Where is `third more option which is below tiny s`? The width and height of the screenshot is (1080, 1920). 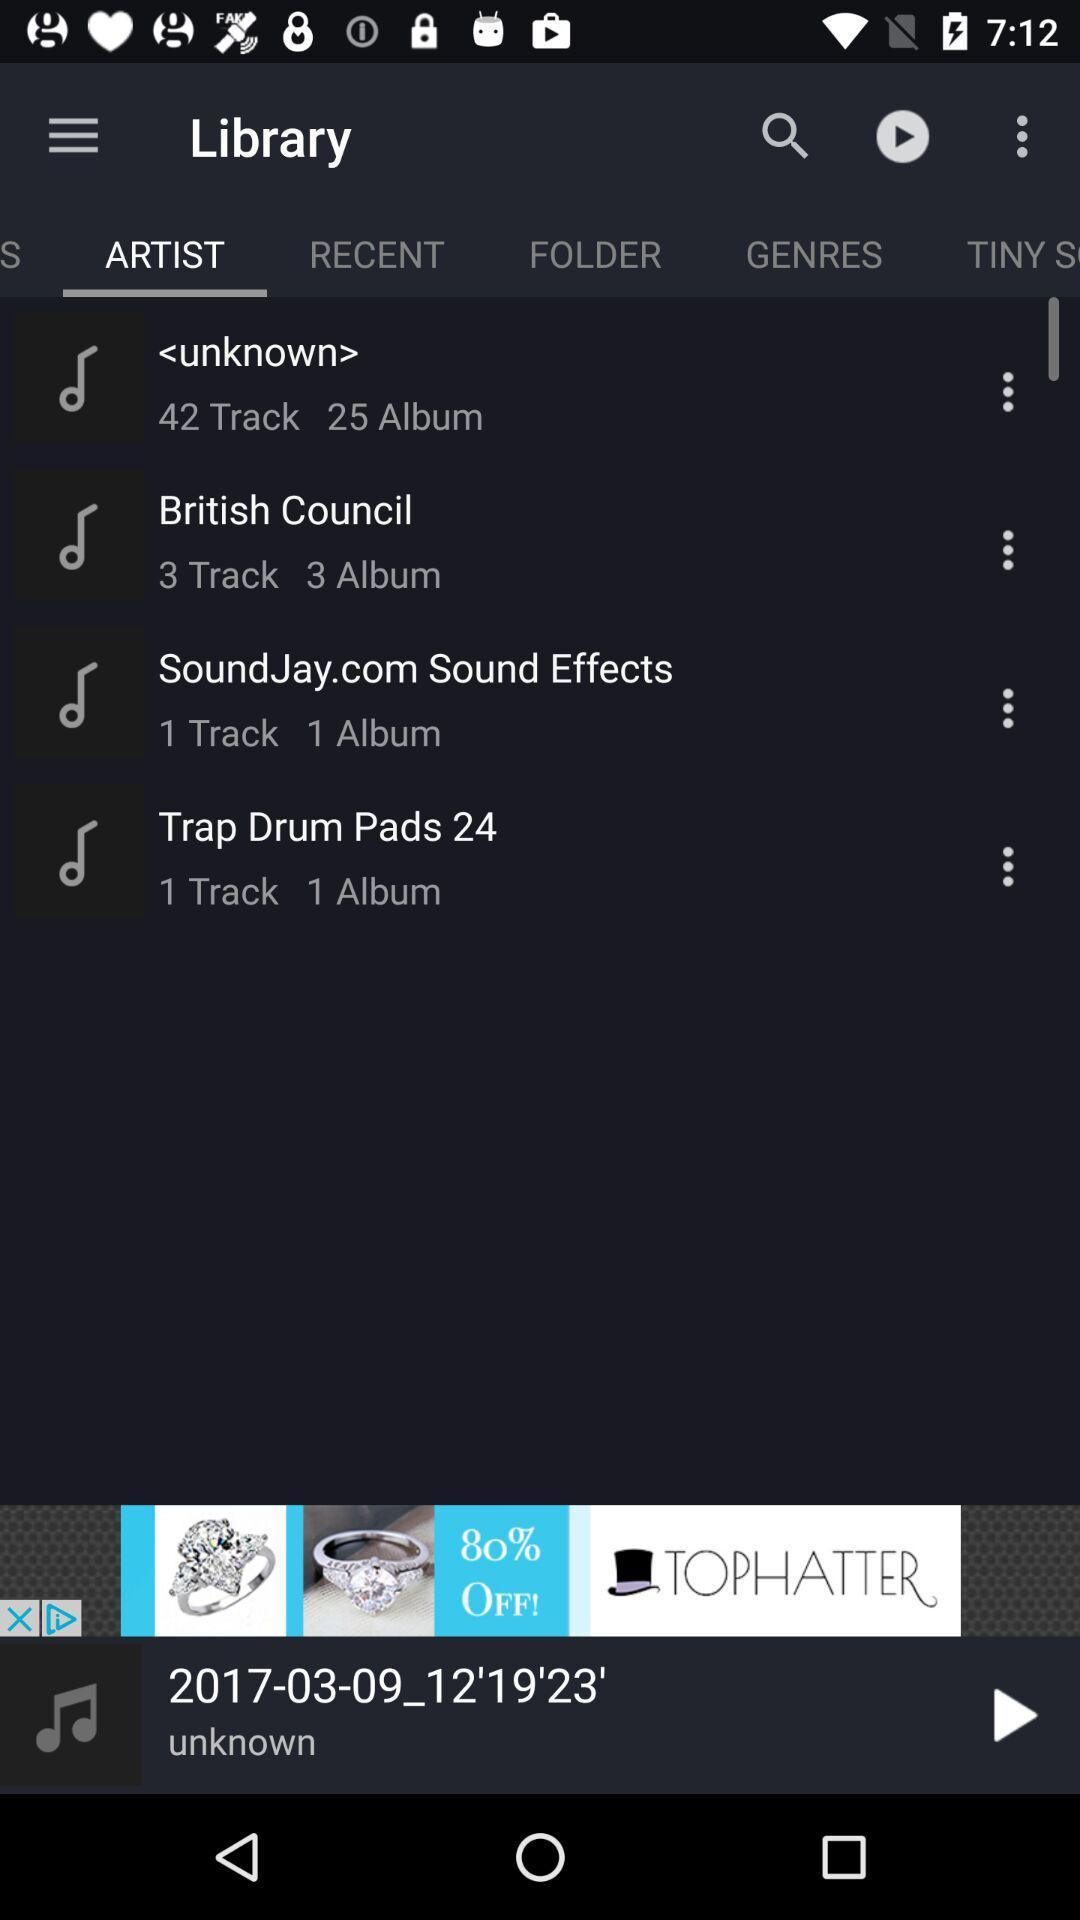
third more option which is below tiny s is located at coordinates (972, 692).